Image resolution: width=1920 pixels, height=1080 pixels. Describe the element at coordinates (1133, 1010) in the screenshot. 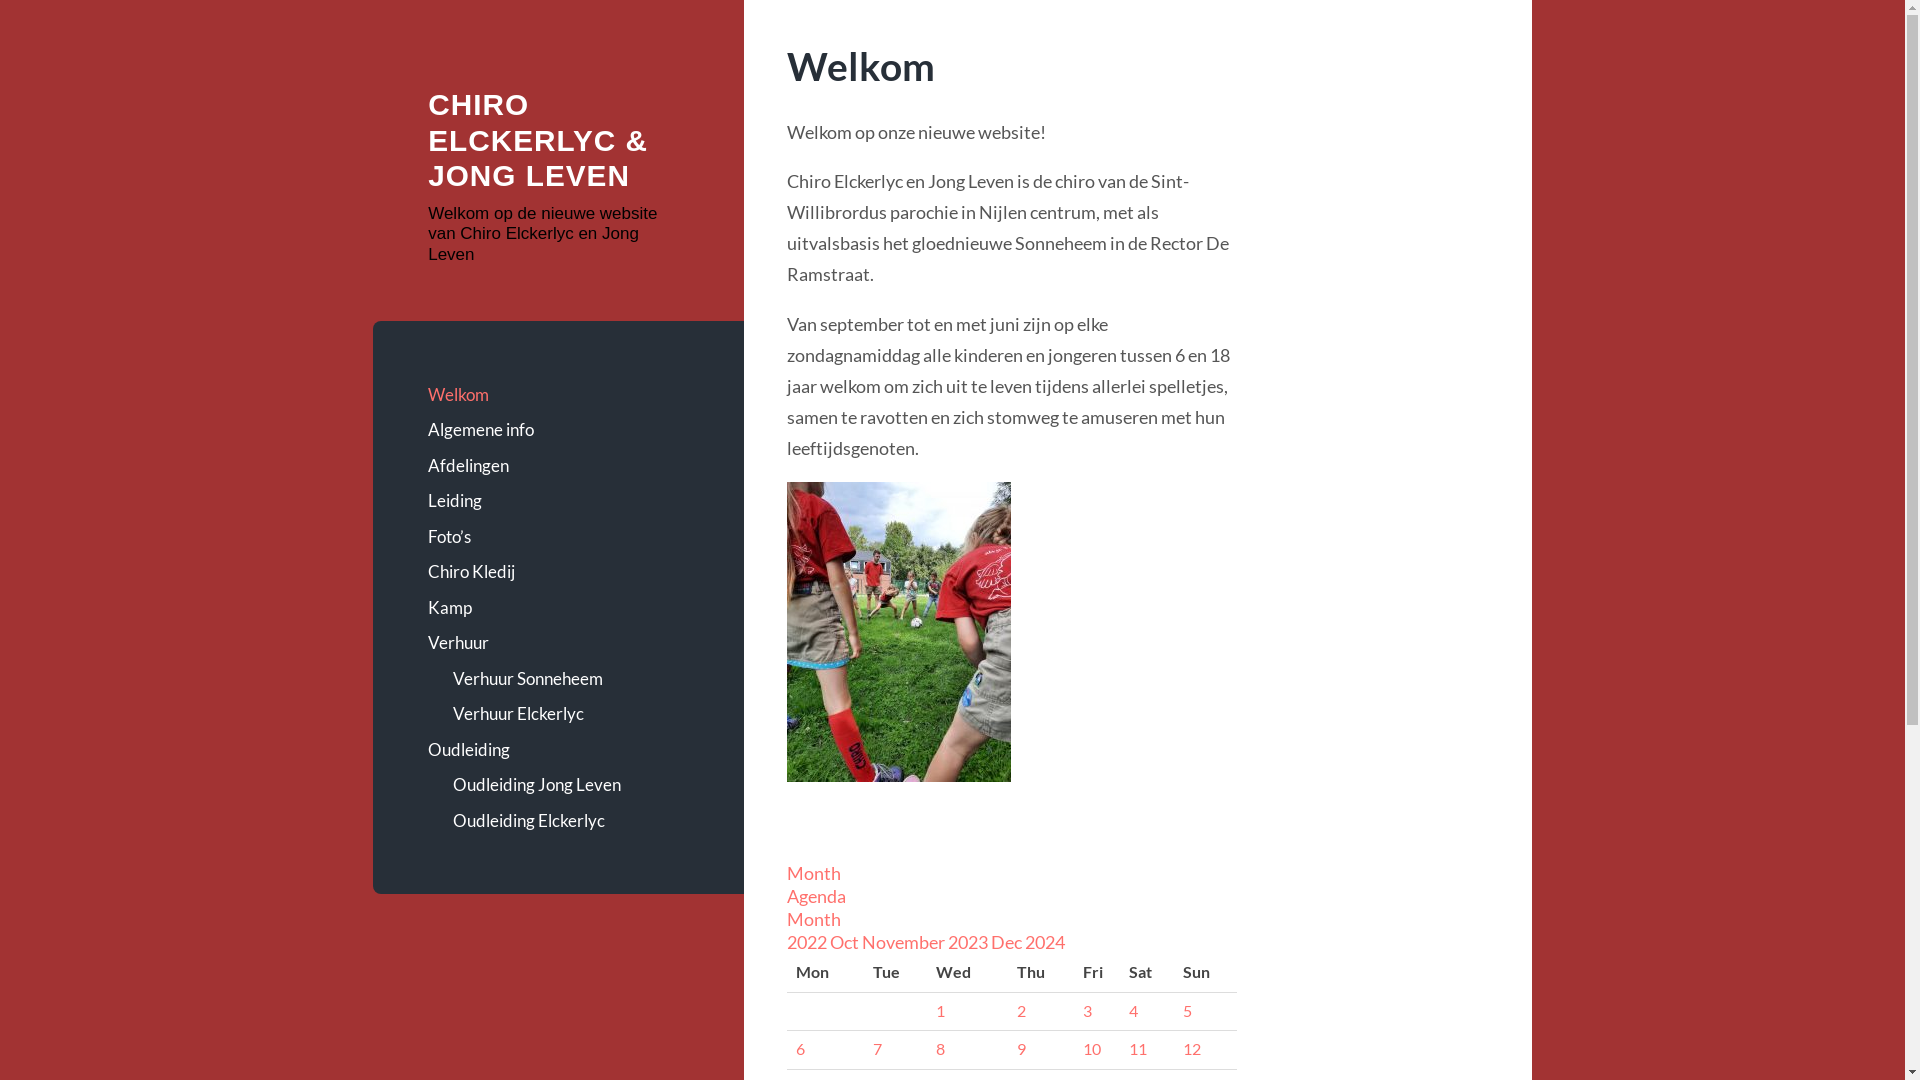

I see `'4'` at that location.